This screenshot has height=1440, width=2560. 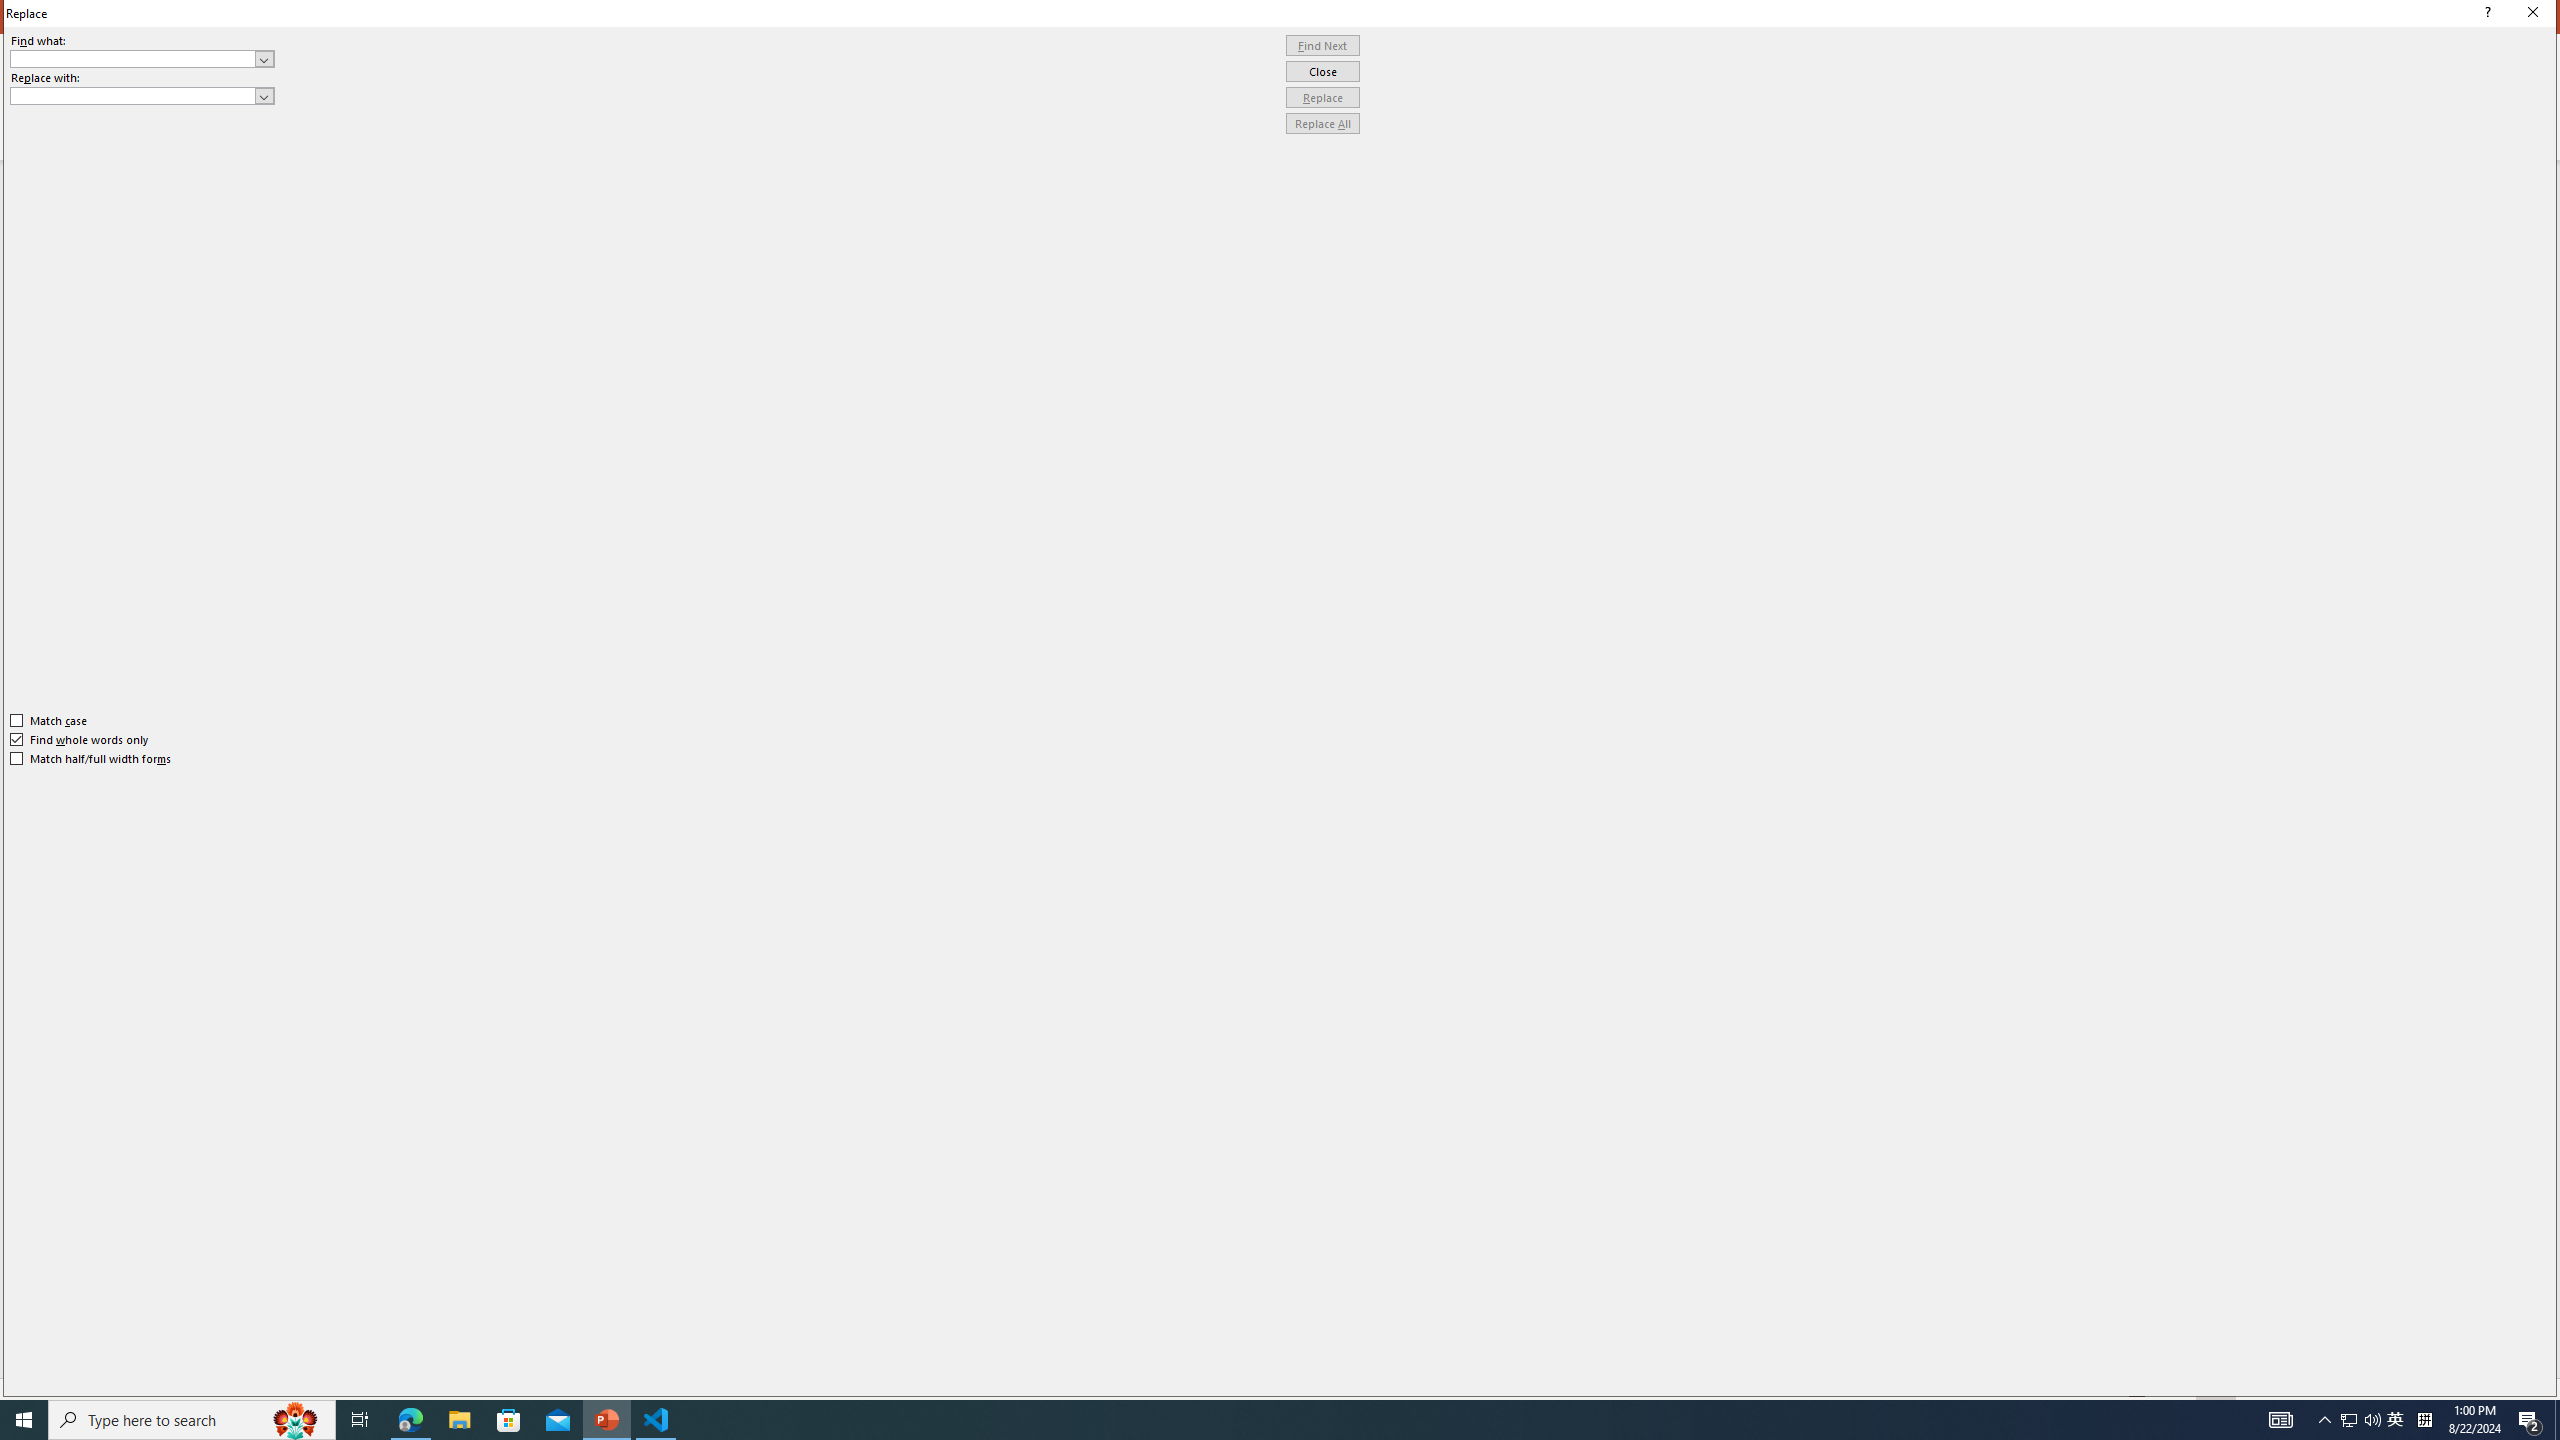 What do you see at coordinates (1322, 45) in the screenshot?
I see `'Find Next'` at bounding box center [1322, 45].